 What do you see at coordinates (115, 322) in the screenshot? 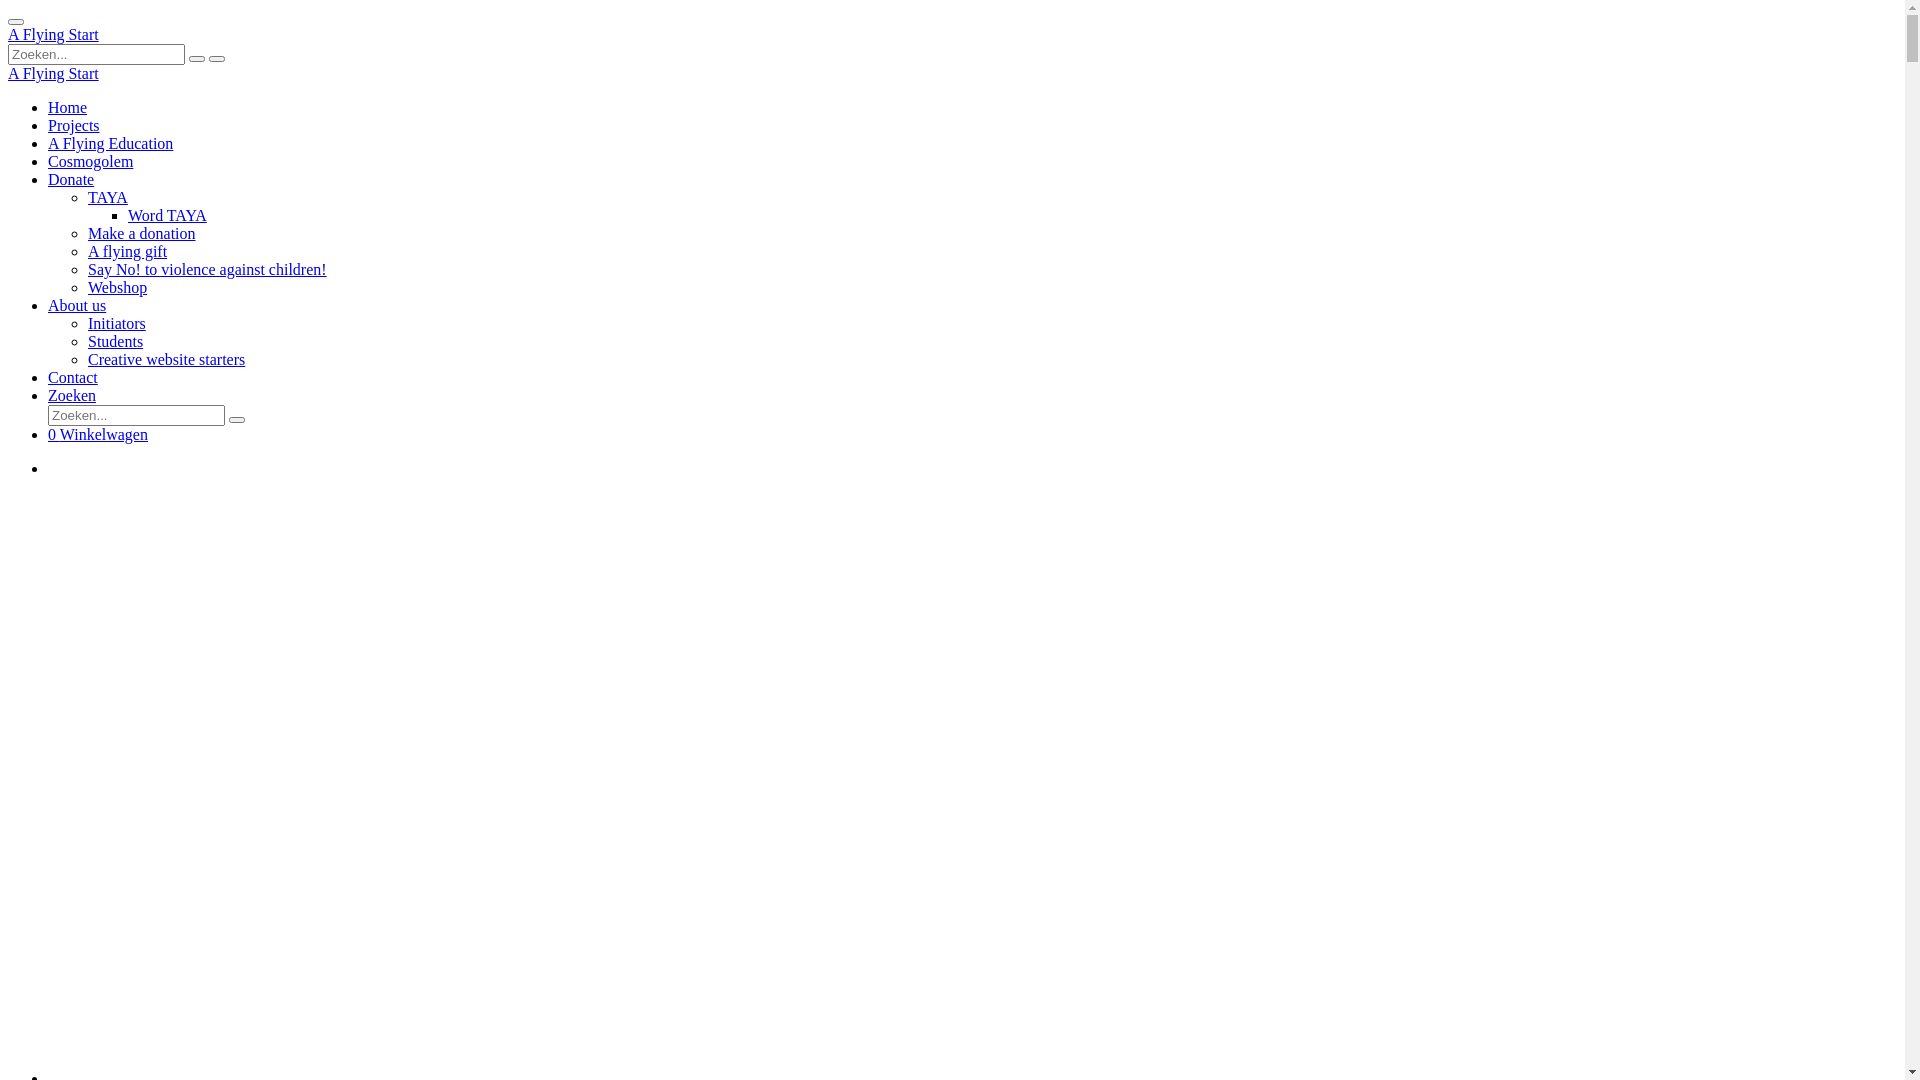
I see `'Initiators'` at bounding box center [115, 322].